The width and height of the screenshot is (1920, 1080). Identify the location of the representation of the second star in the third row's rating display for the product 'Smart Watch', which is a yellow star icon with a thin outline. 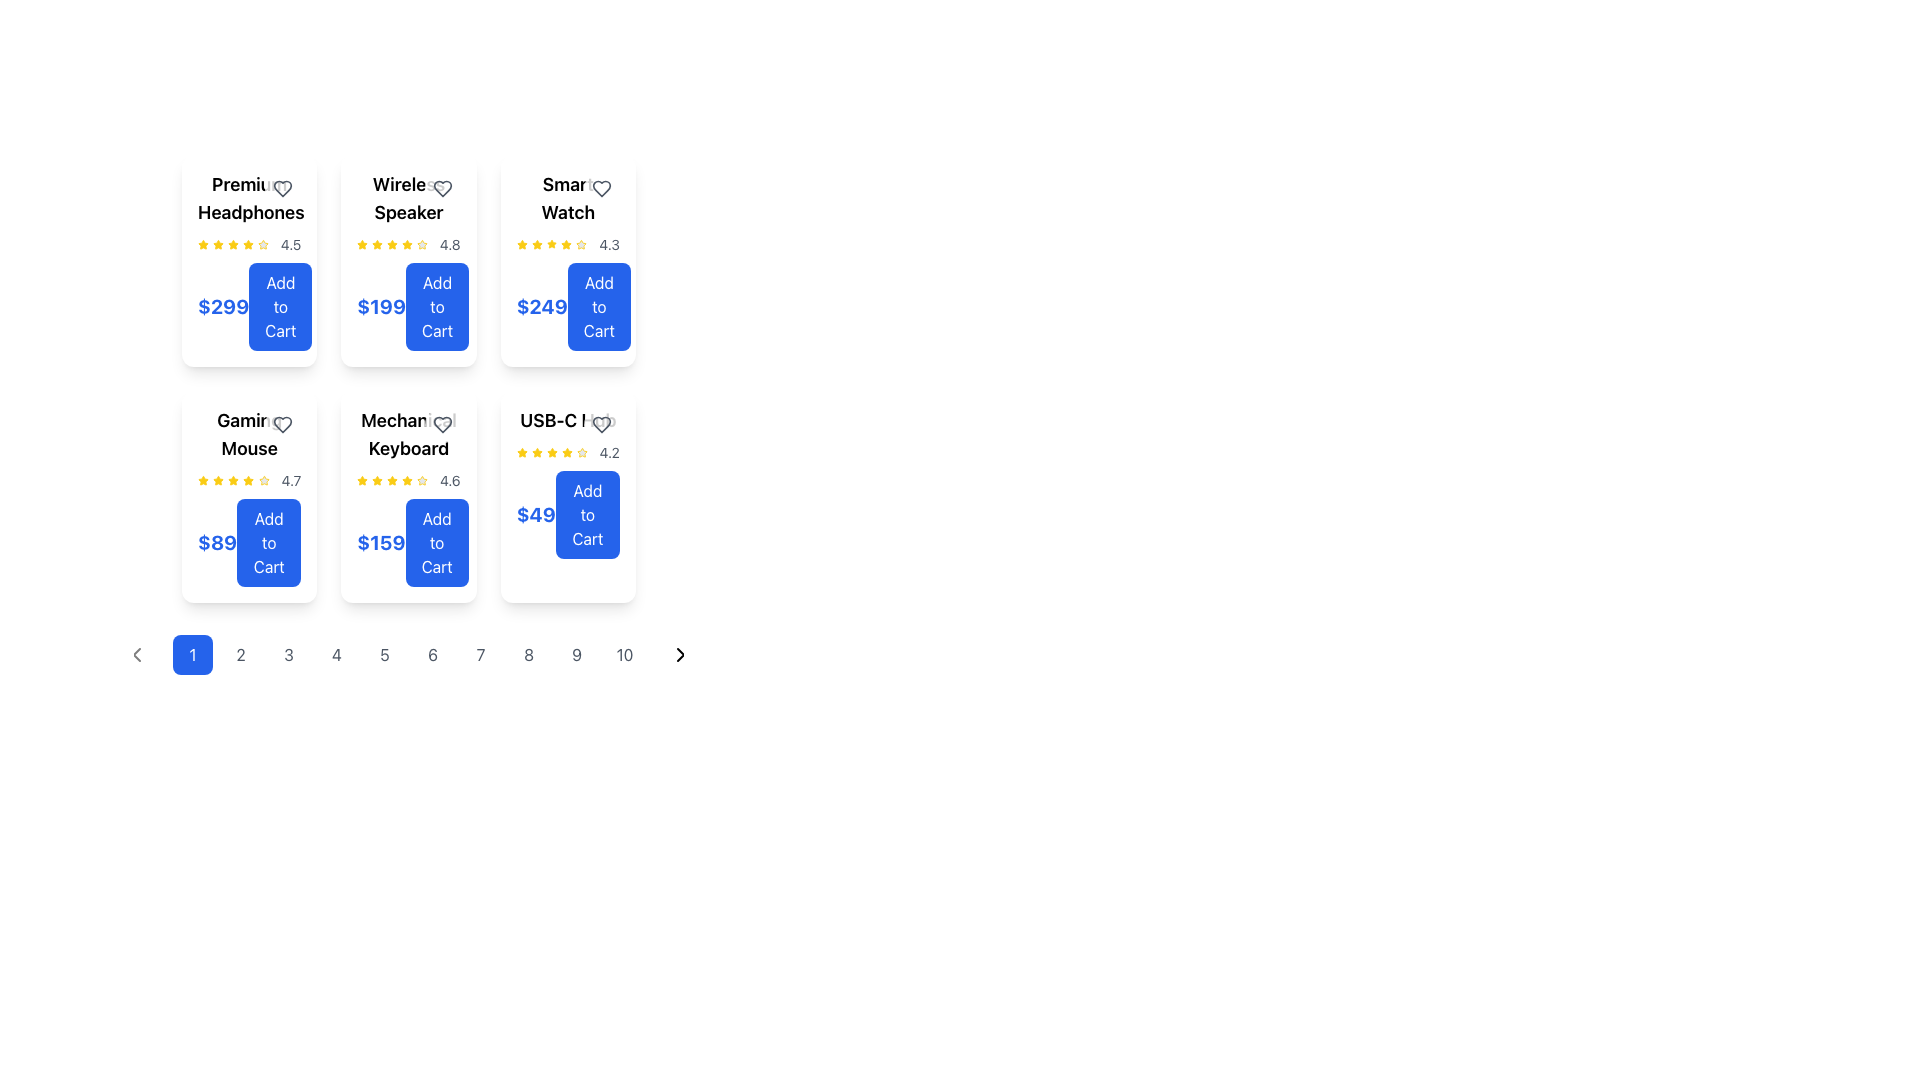
(565, 243).